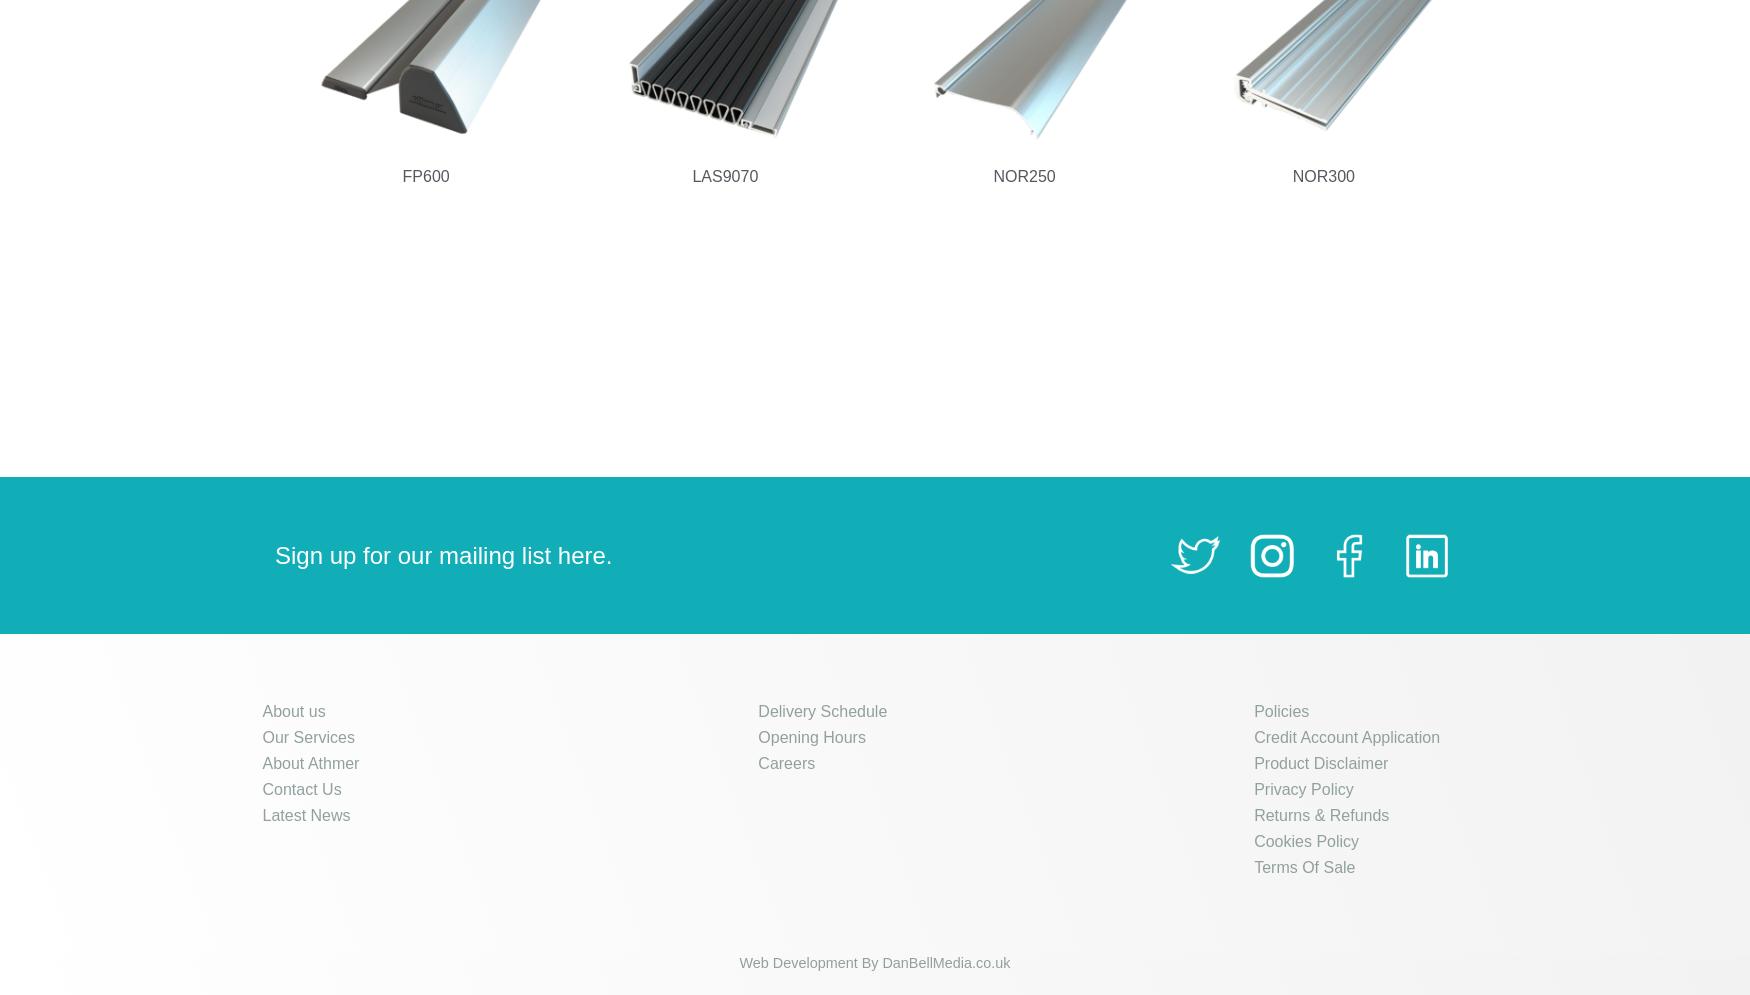 The height and width of the screenshot is (995, 1750). I want to click on 'Returns & Refunds', so click(1321, 814).